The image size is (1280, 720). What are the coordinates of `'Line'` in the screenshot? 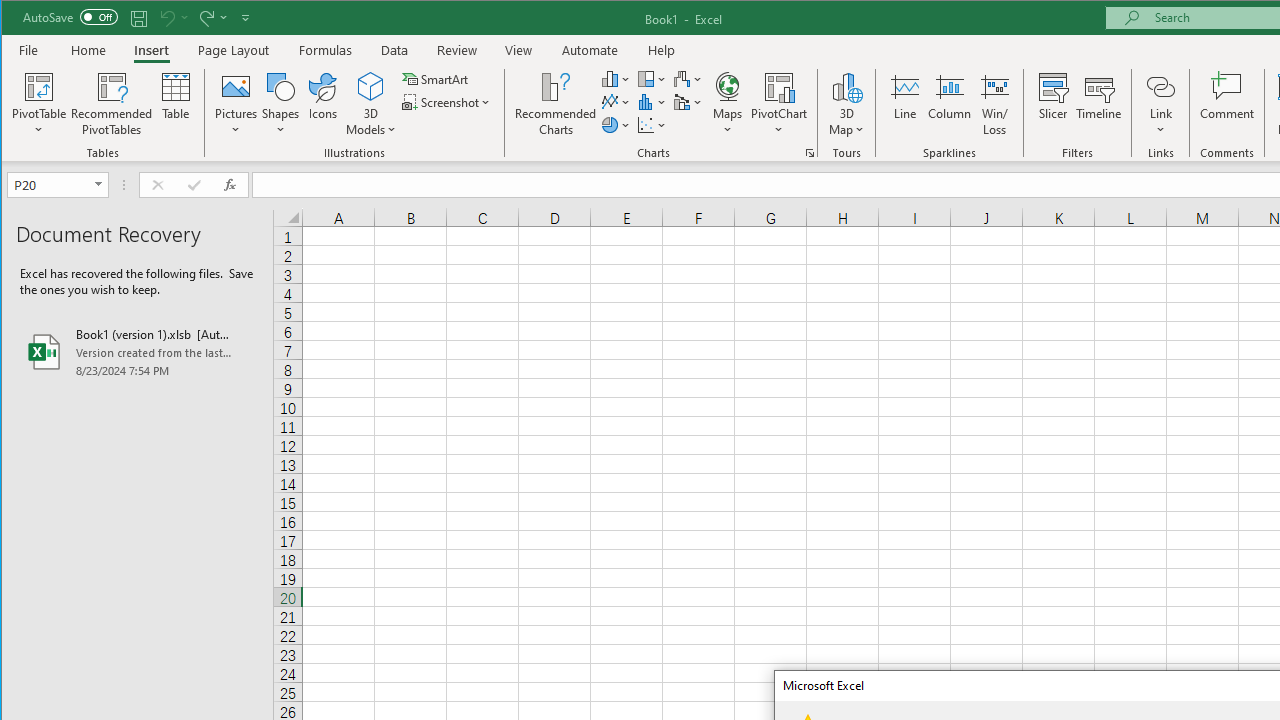 It's located at (903, 104).